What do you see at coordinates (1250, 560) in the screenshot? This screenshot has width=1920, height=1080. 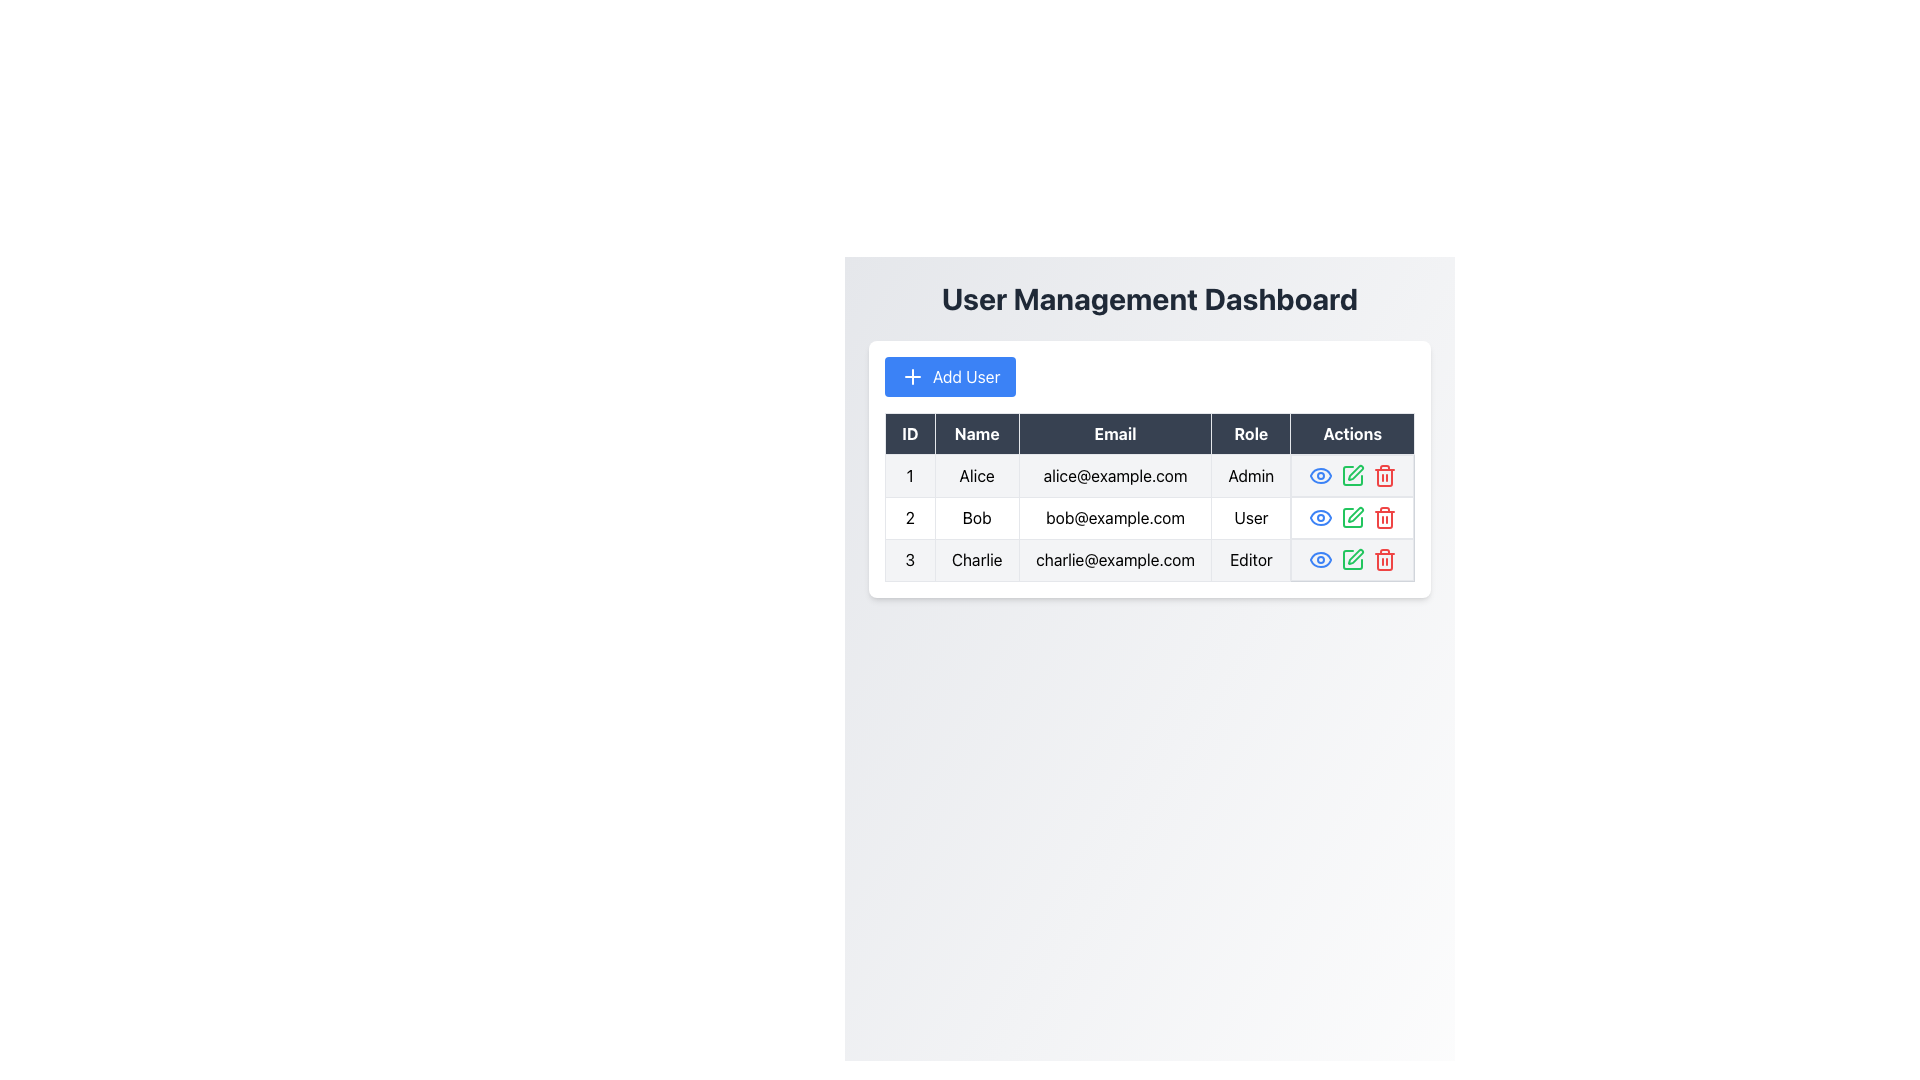 I see `the Text Label displaying the role assigned to the user 'Charlie' in the user management interface, located in the fourth cell of the third row of the table` at bounding box center [1250, 560].